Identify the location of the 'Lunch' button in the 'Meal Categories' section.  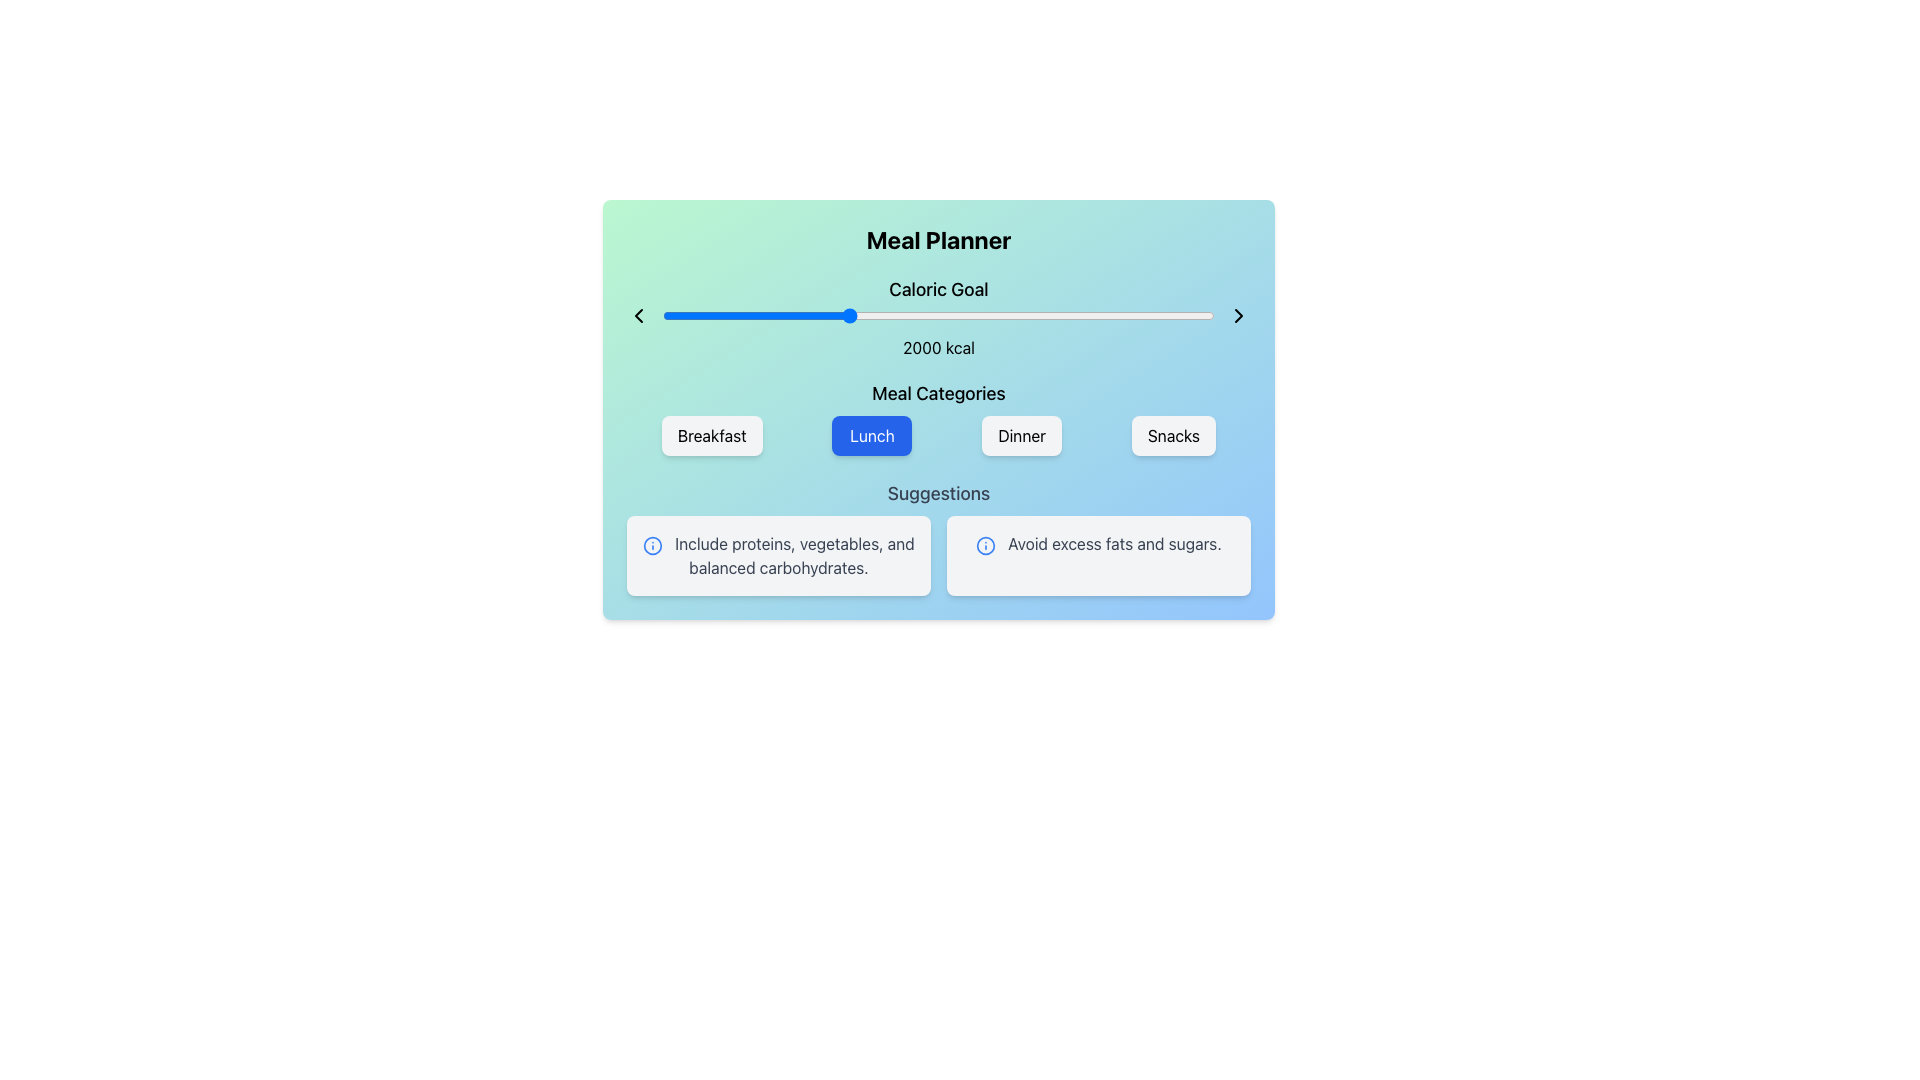
(872, 434).